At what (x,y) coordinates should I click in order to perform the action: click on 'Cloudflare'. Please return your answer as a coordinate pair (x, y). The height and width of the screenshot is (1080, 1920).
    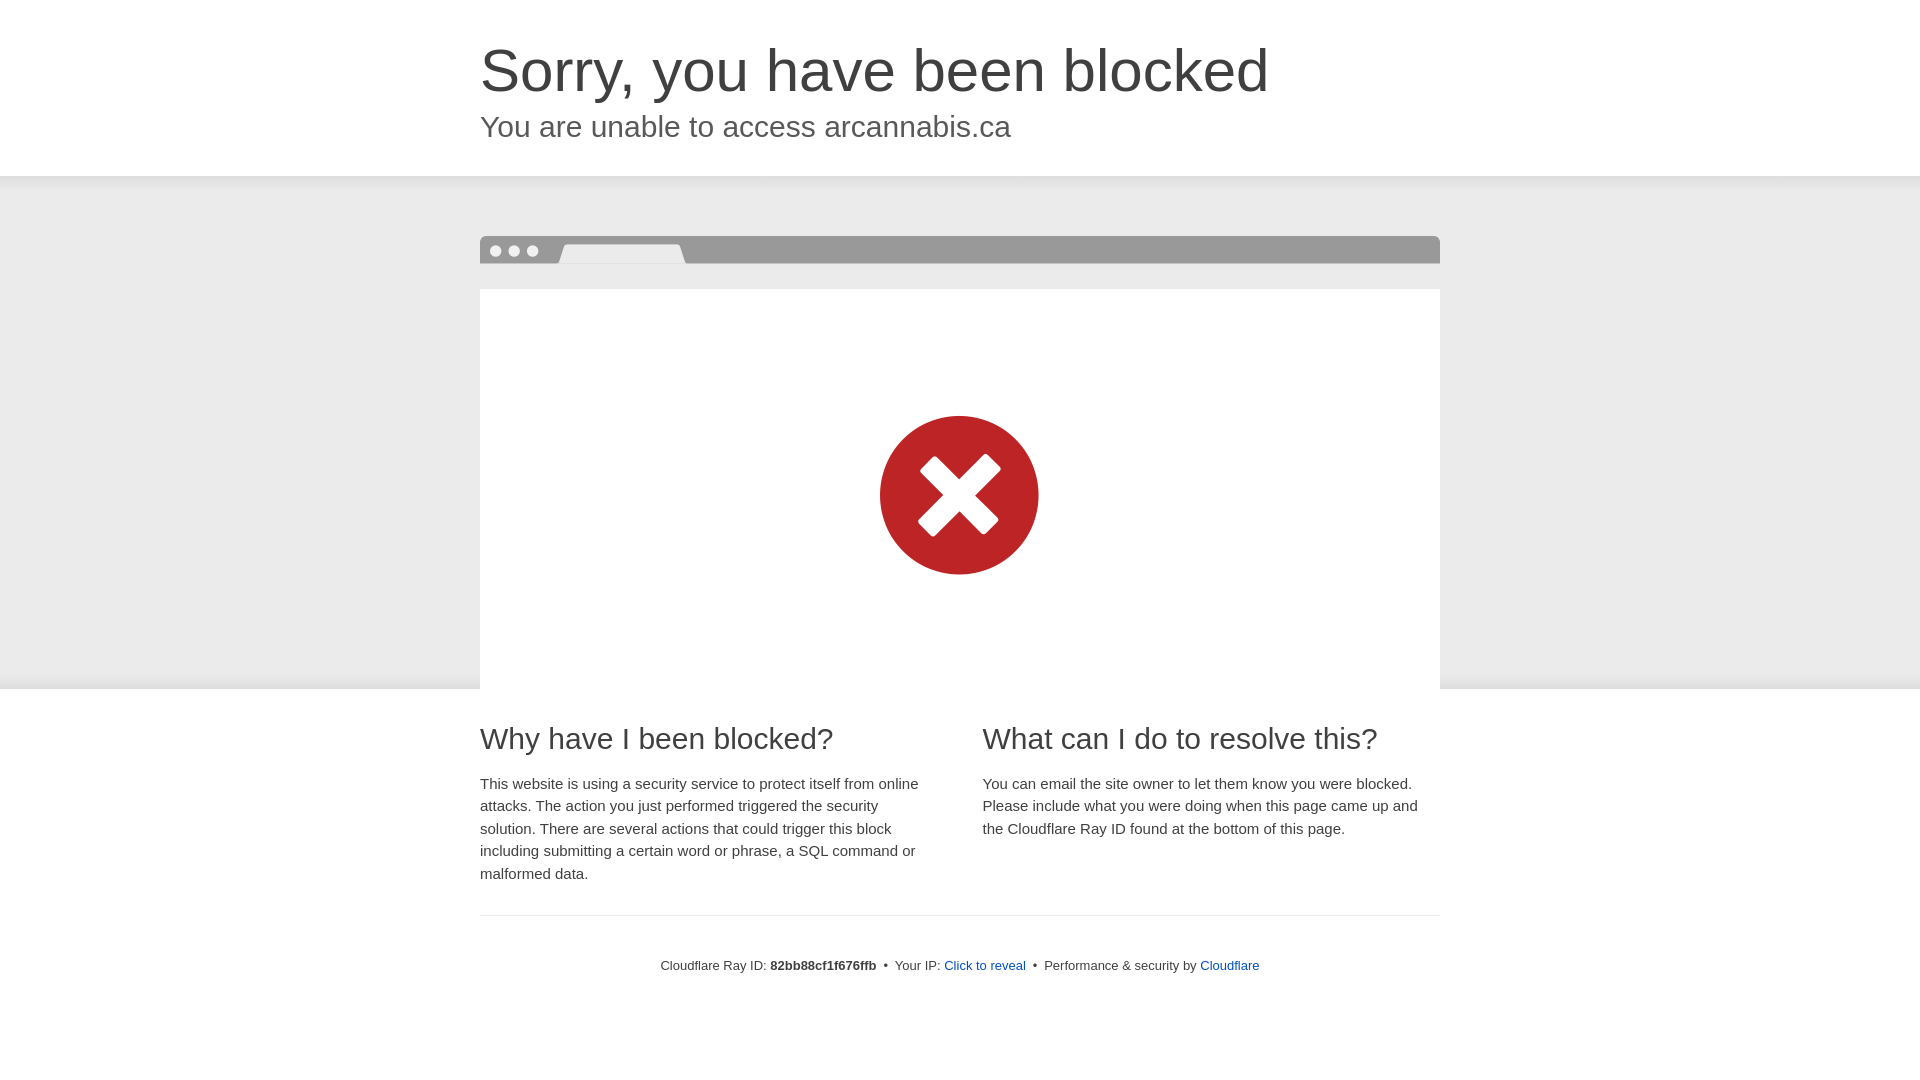
    Looking at the image, I should click on (1228, 964).